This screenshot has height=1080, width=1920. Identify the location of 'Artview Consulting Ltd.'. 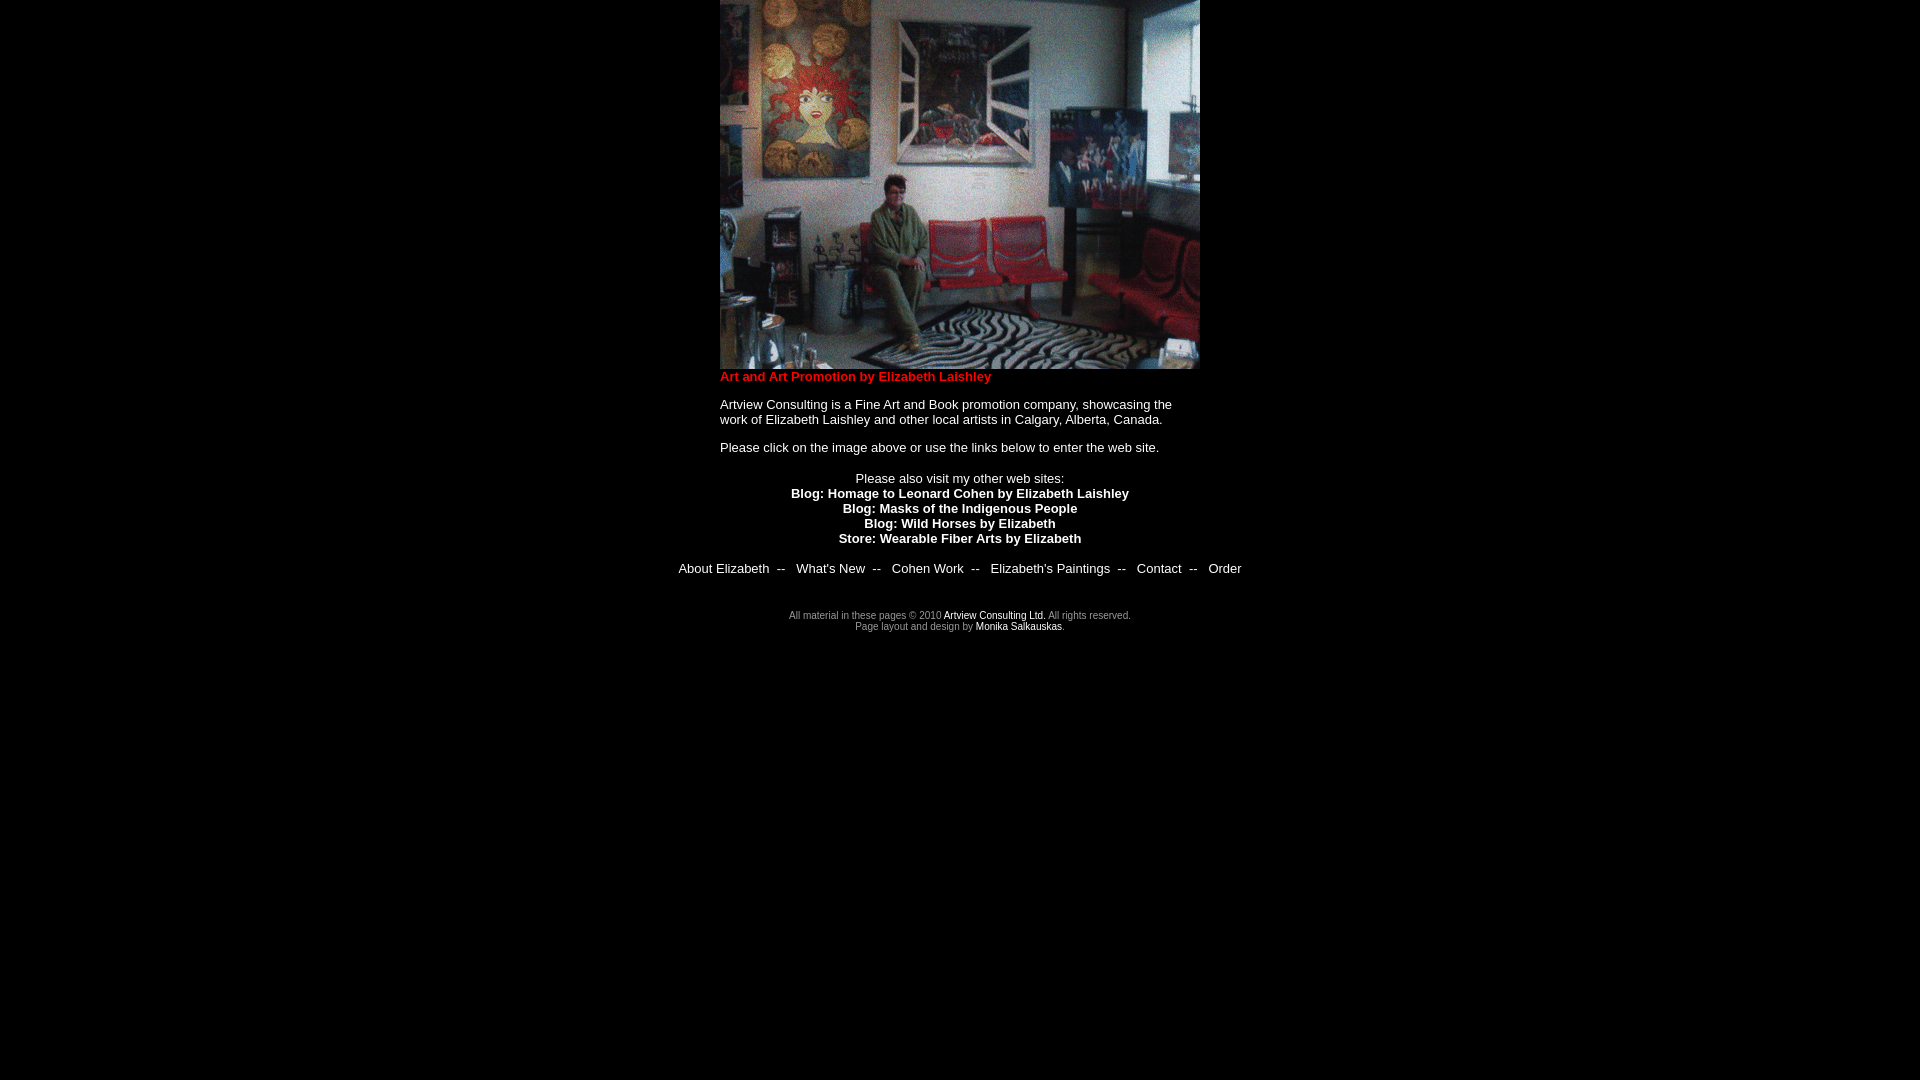
(943, 614).